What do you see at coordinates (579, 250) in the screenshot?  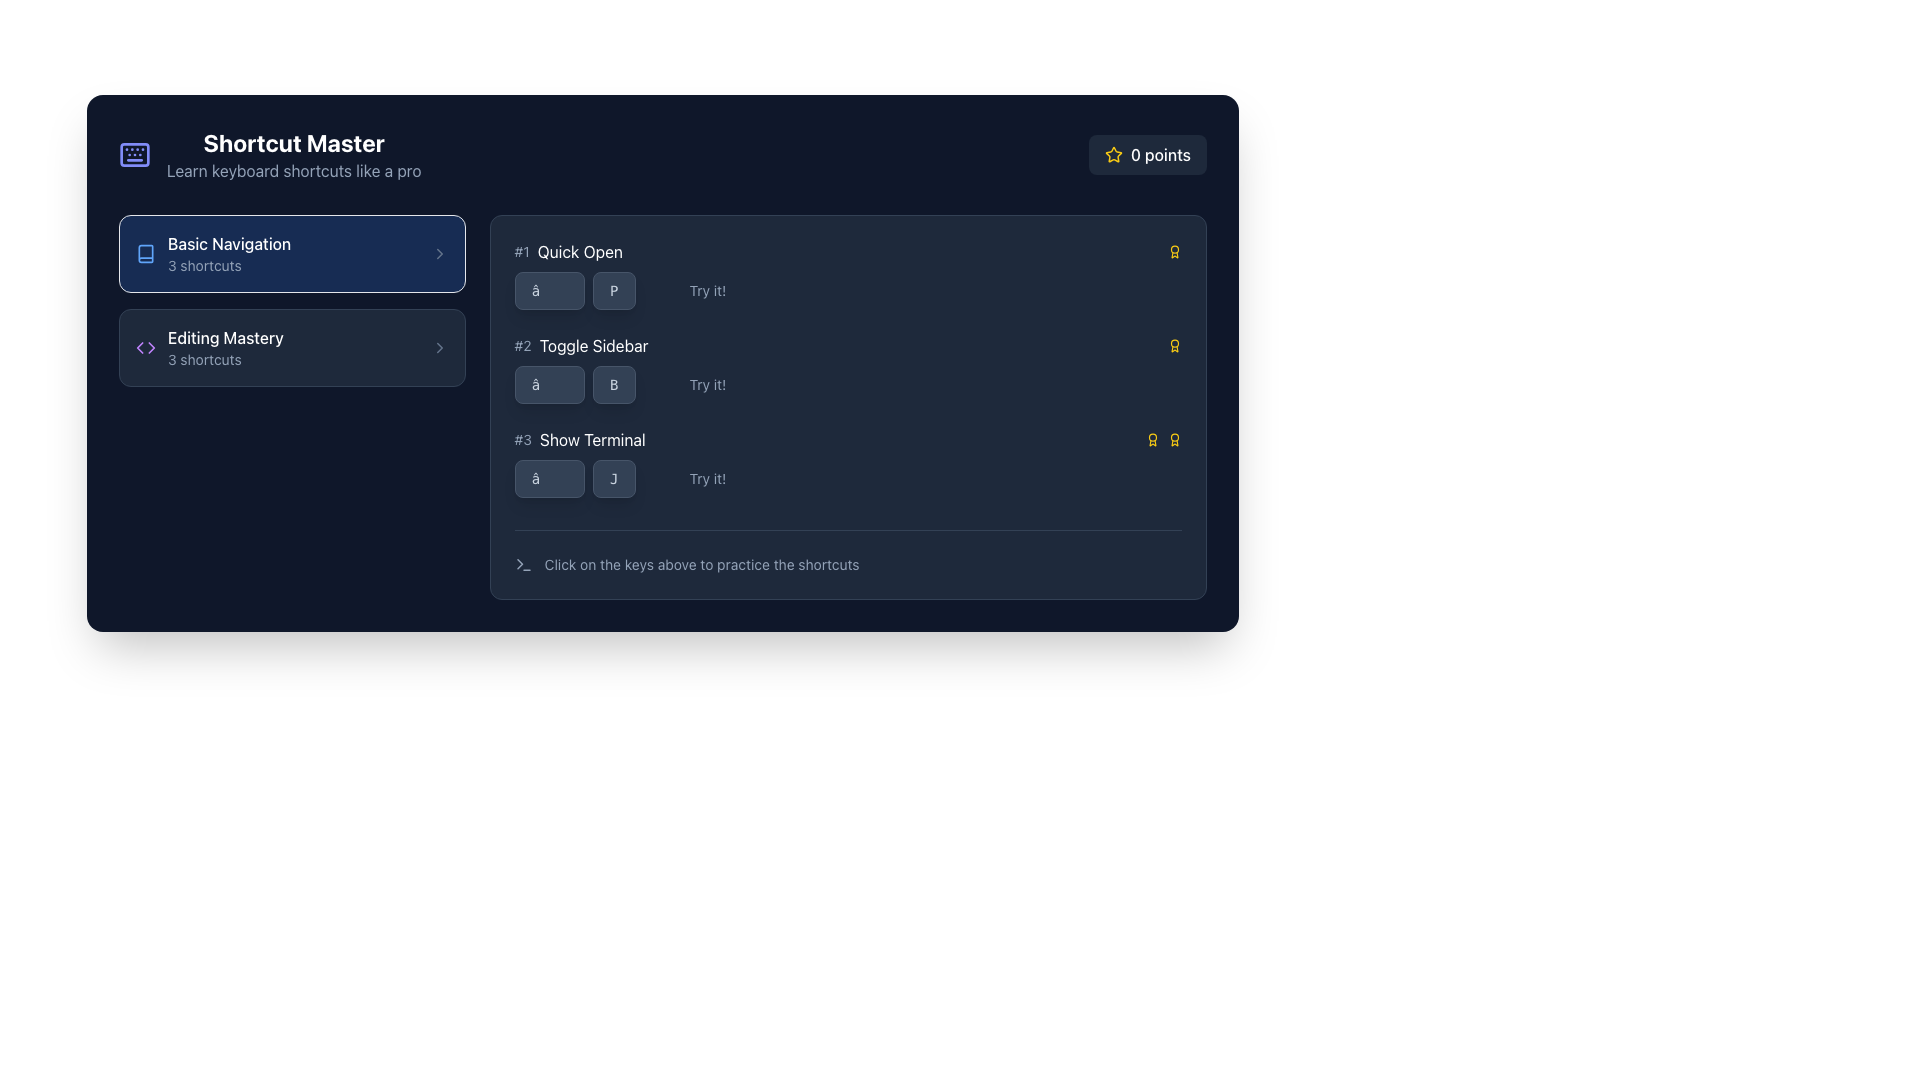 I see `the static text label that describes the first shortcut in the list, located beneath the 'Shortcut Master' title section` at bounding box center [579, 250].